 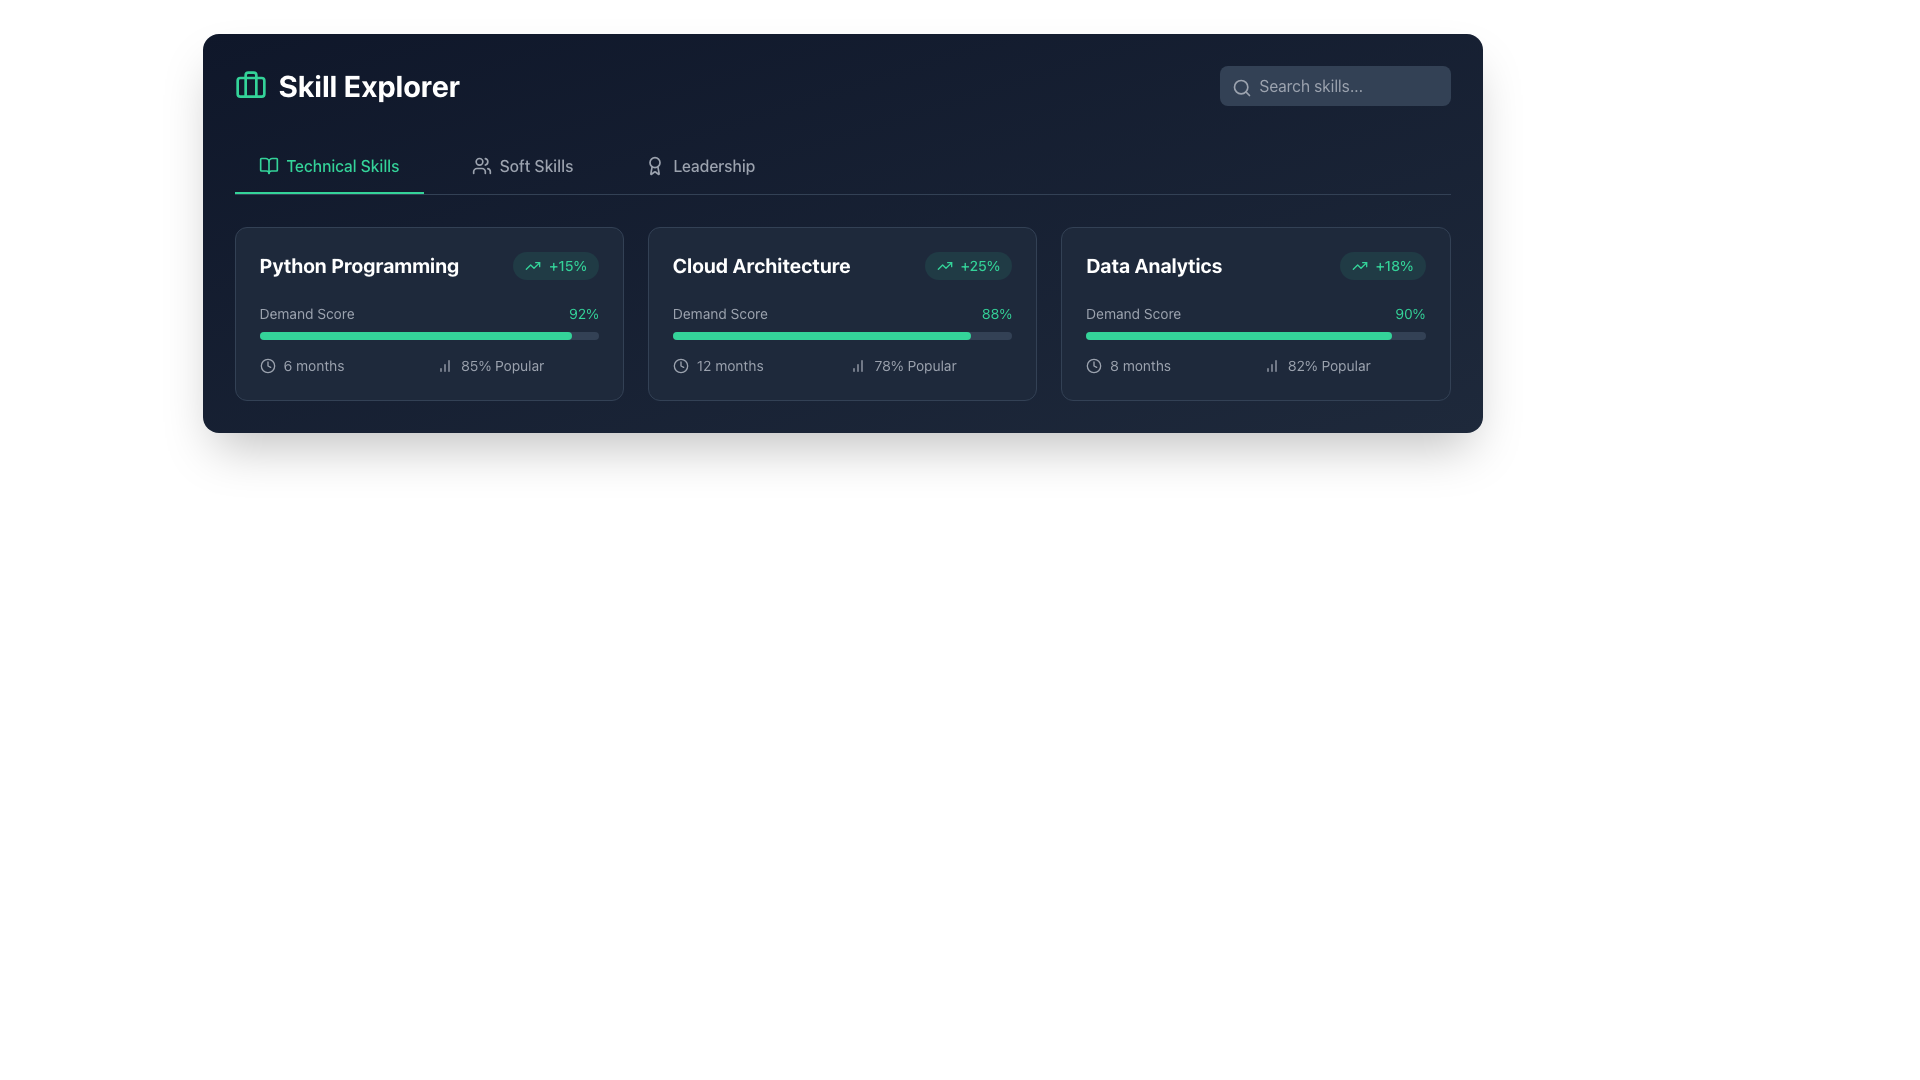 What do you see at coordinates (1409, 313) in the screenshot?
I see `the 'Demand Score' percentage display for the 'Data Analytics' skill, located in the top-right section of the 'Data Analytics' card, which is the third card in the row of three under 'Technical Skills'` at bounding box center [1409, 313].